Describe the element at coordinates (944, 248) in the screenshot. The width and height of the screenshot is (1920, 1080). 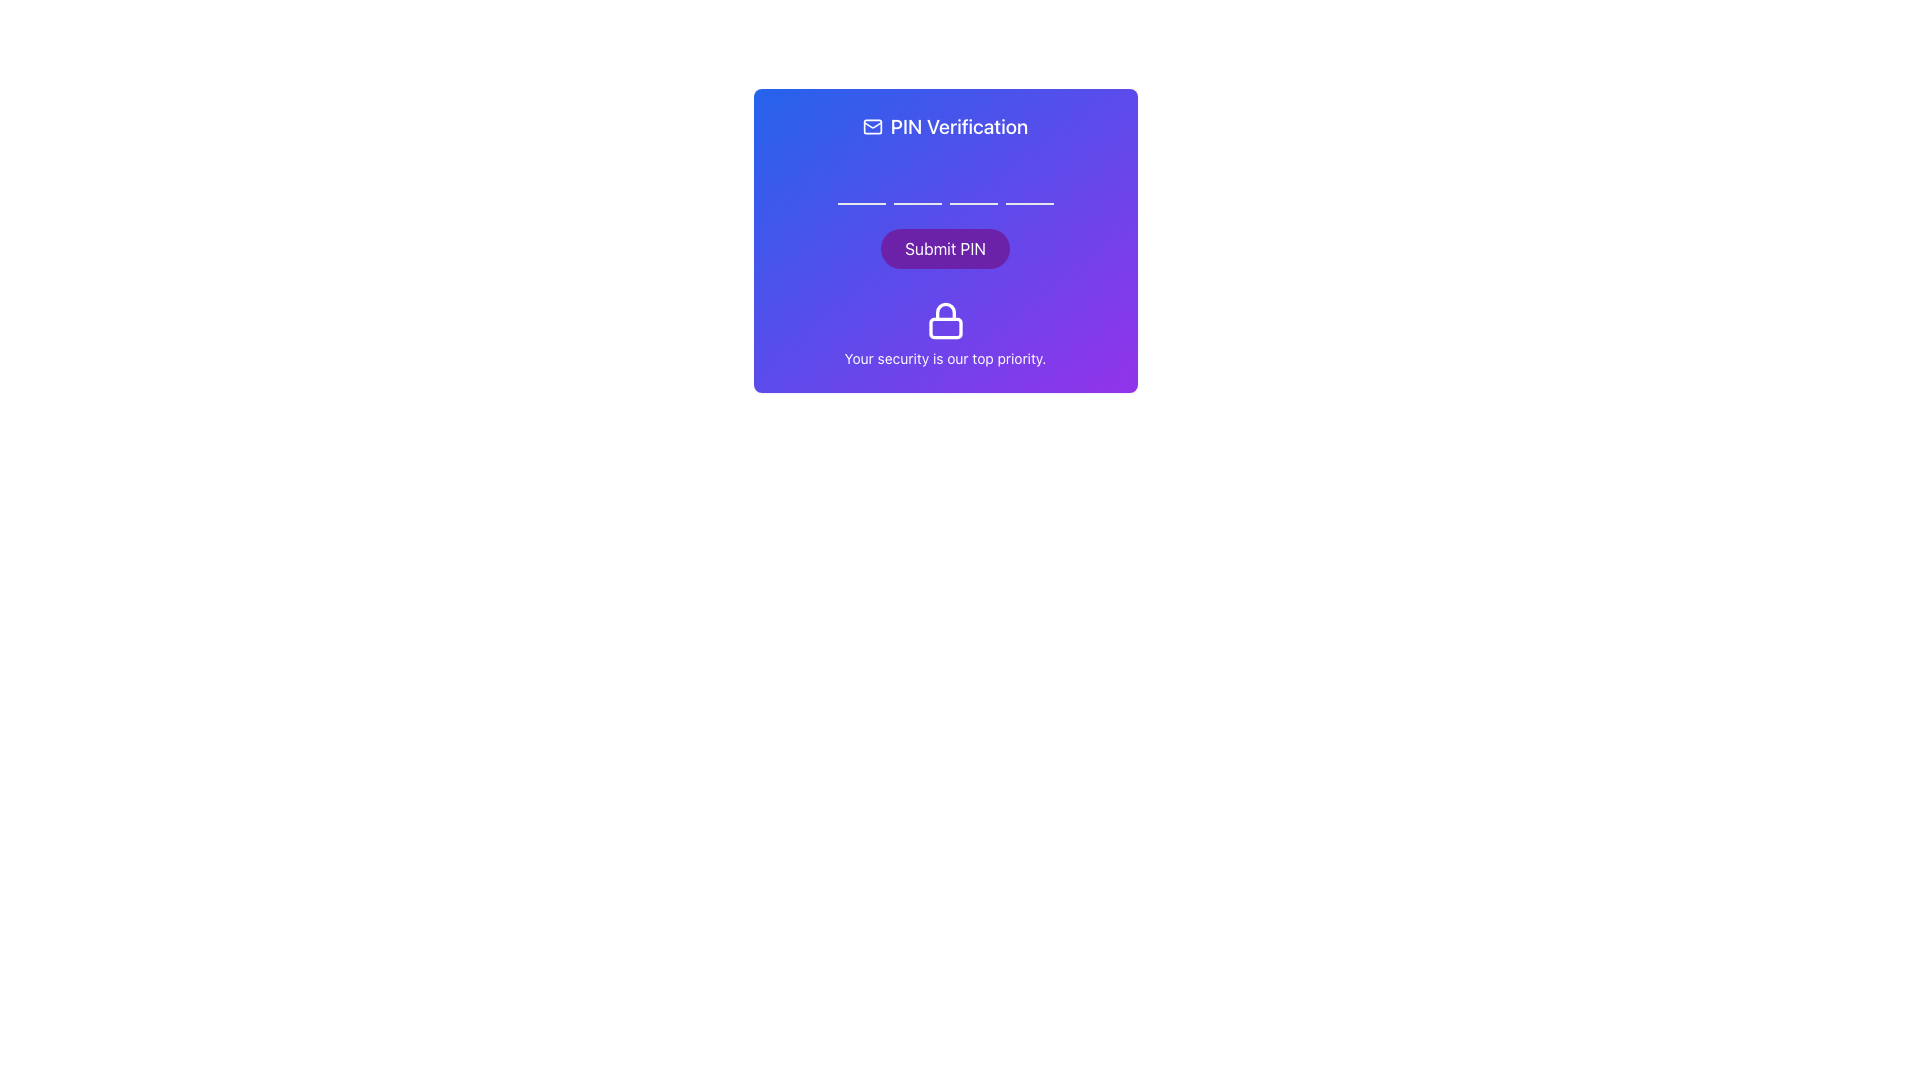
I see `the 'Submit PIN' button to observe its shade change, which is styled with rounded corners and a purple background` at that location.